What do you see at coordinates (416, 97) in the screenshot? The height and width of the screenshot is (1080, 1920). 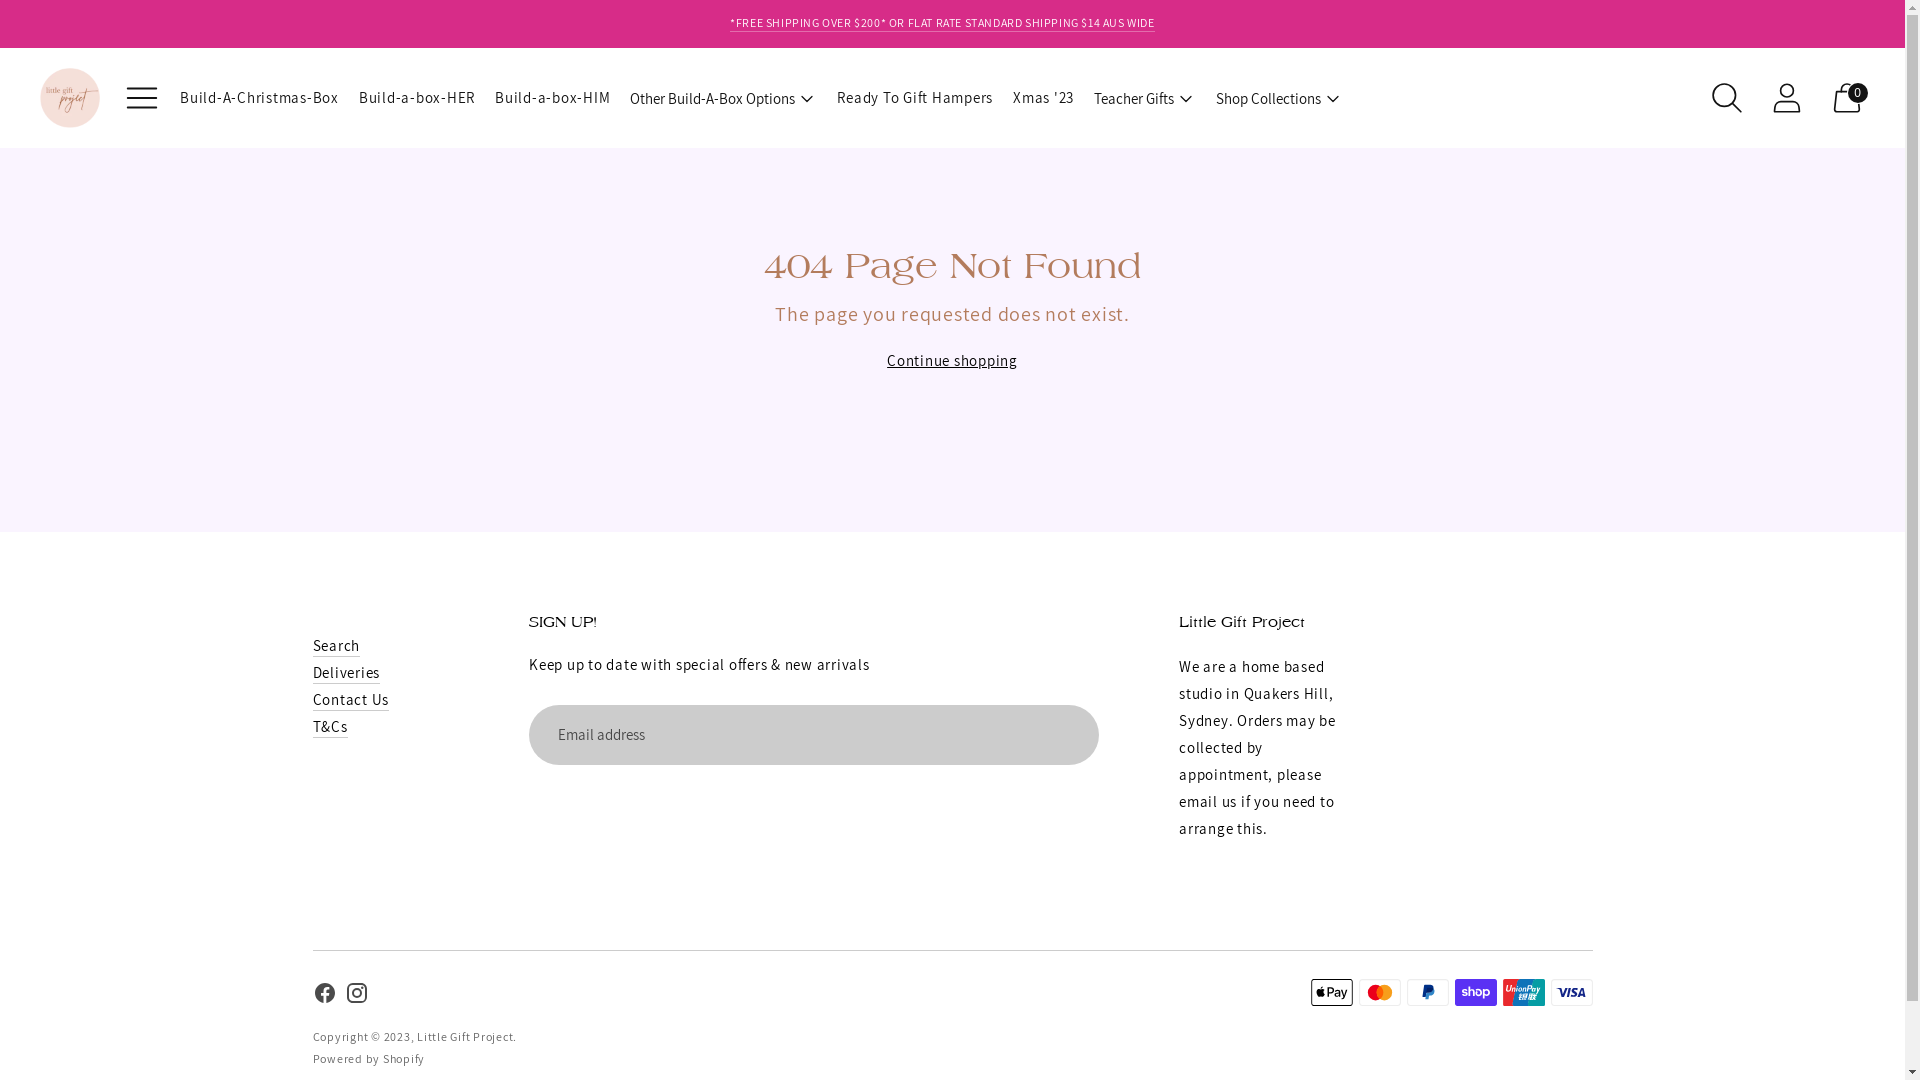 I see `'Build-a-box-HER'` at bounding box center [416, 97].